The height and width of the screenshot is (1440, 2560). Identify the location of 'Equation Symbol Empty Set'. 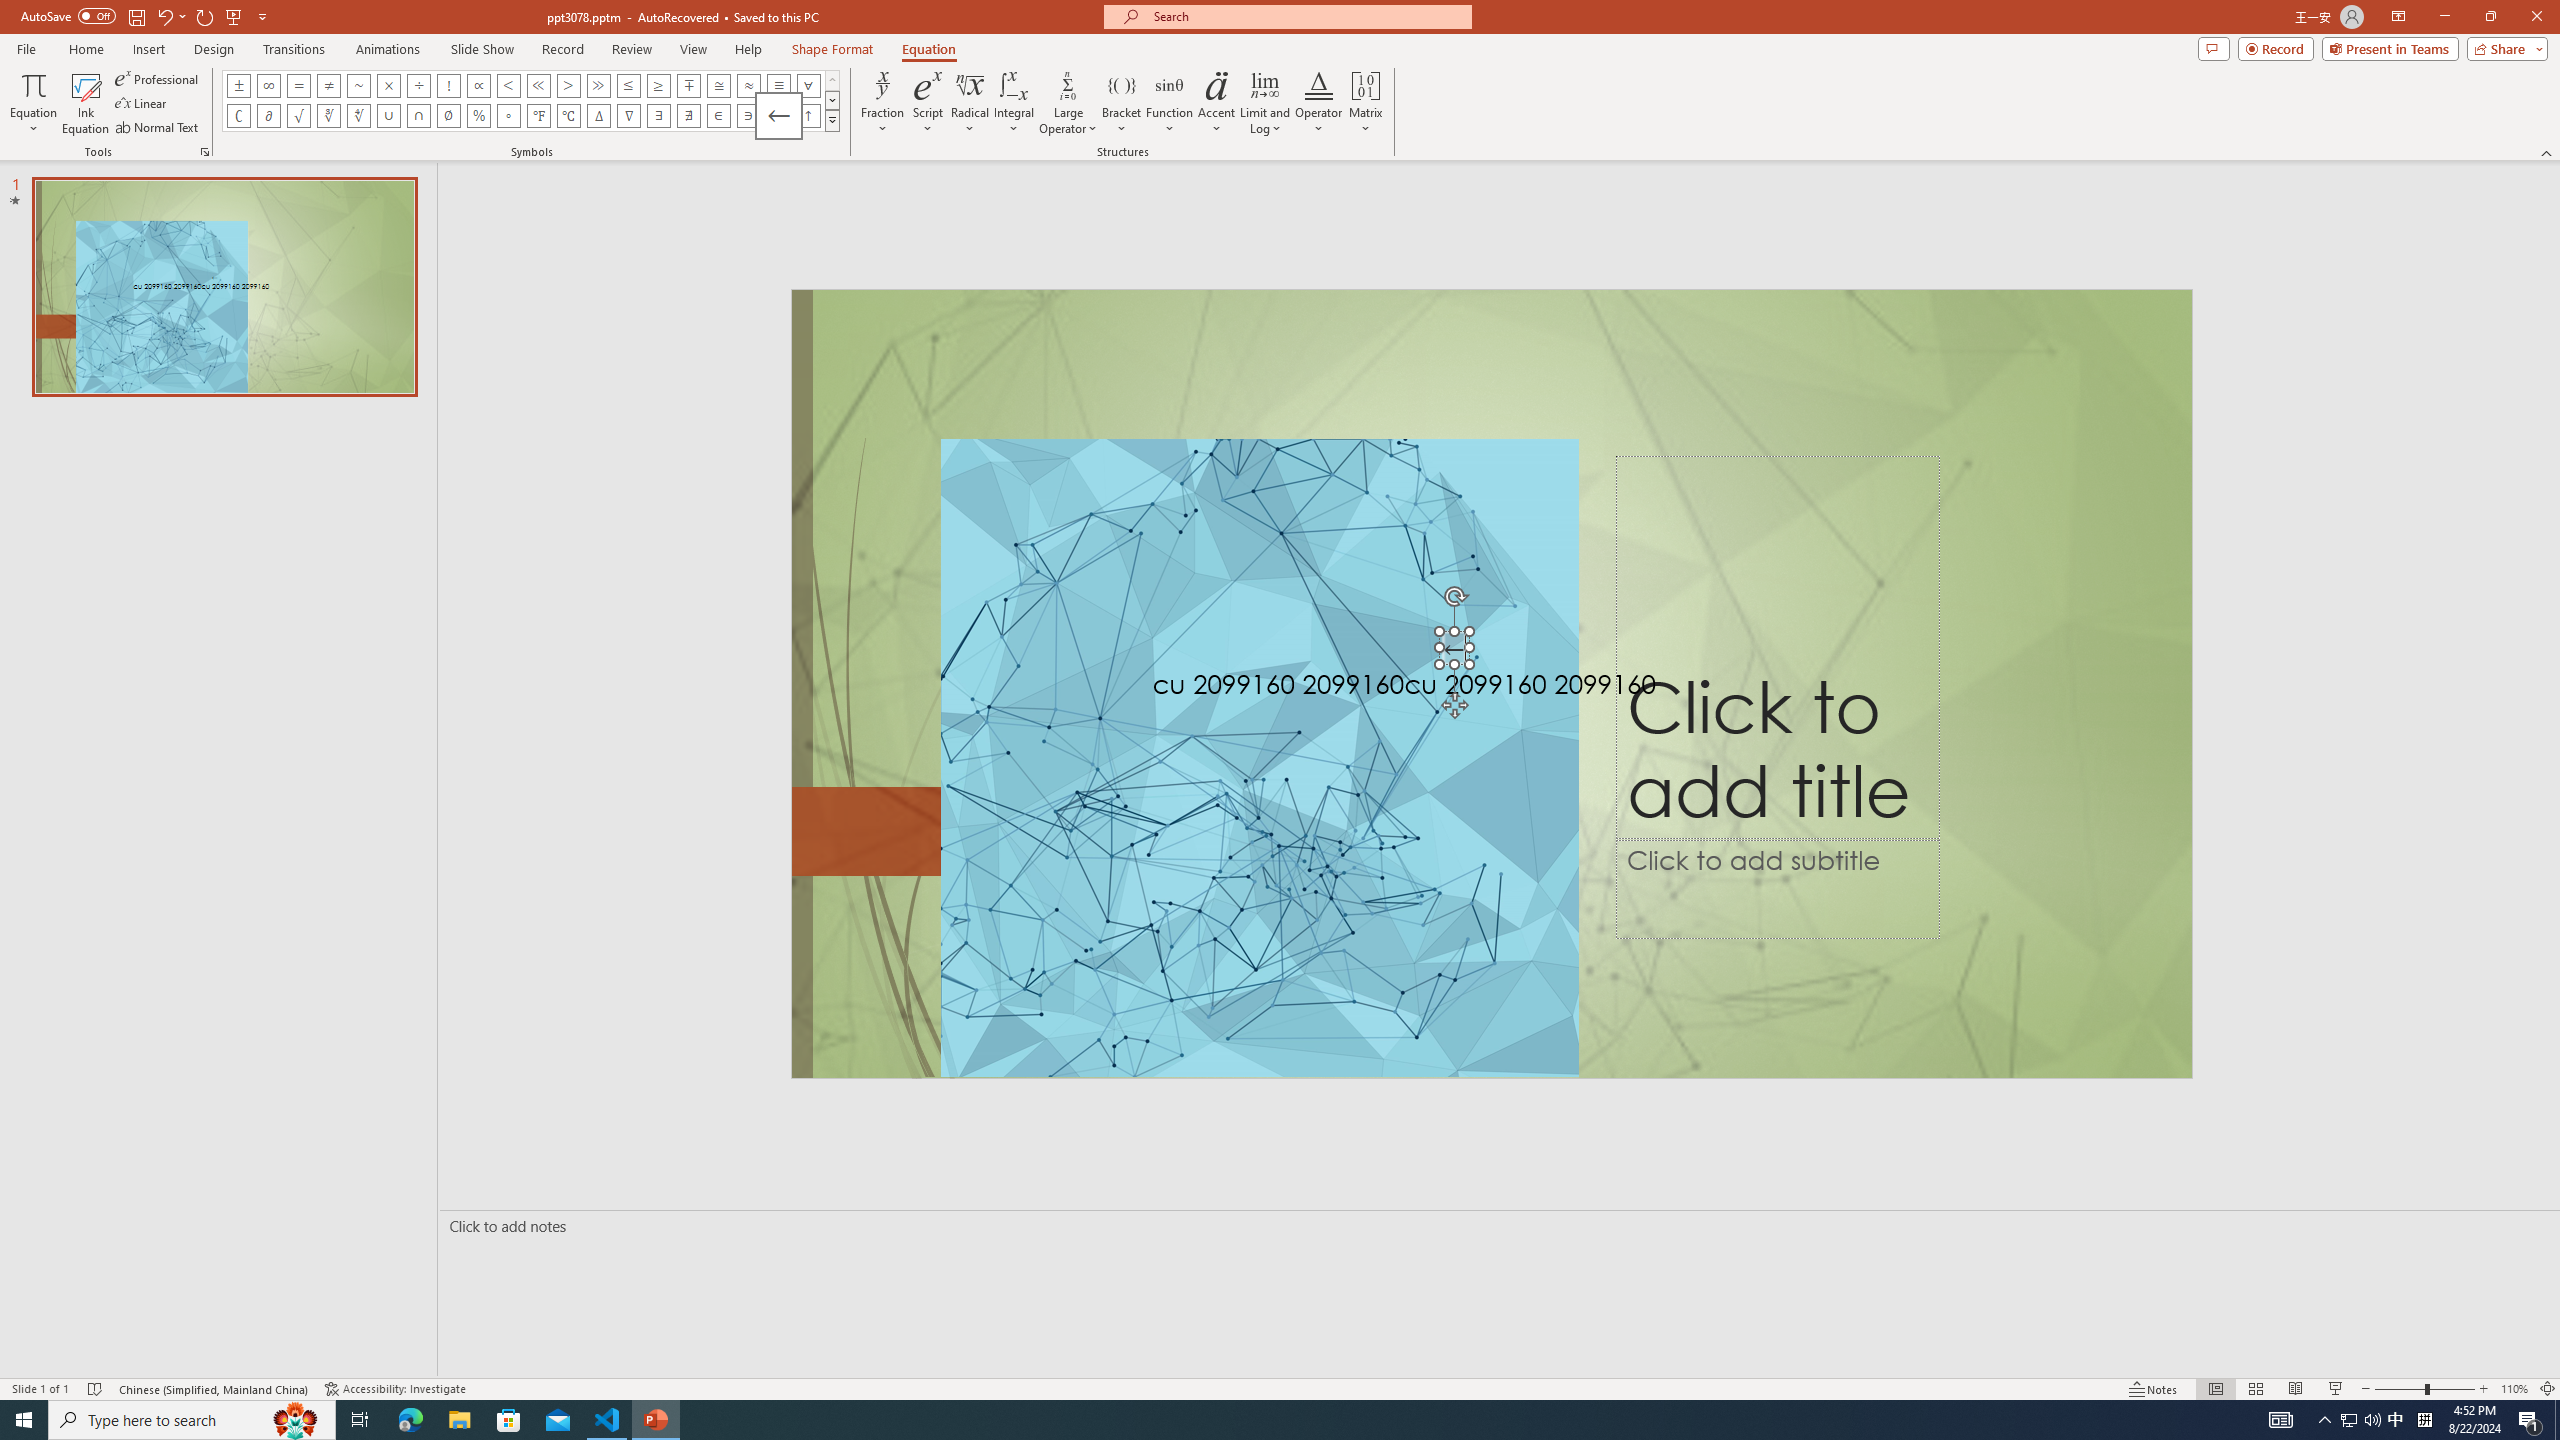
(448, 114).